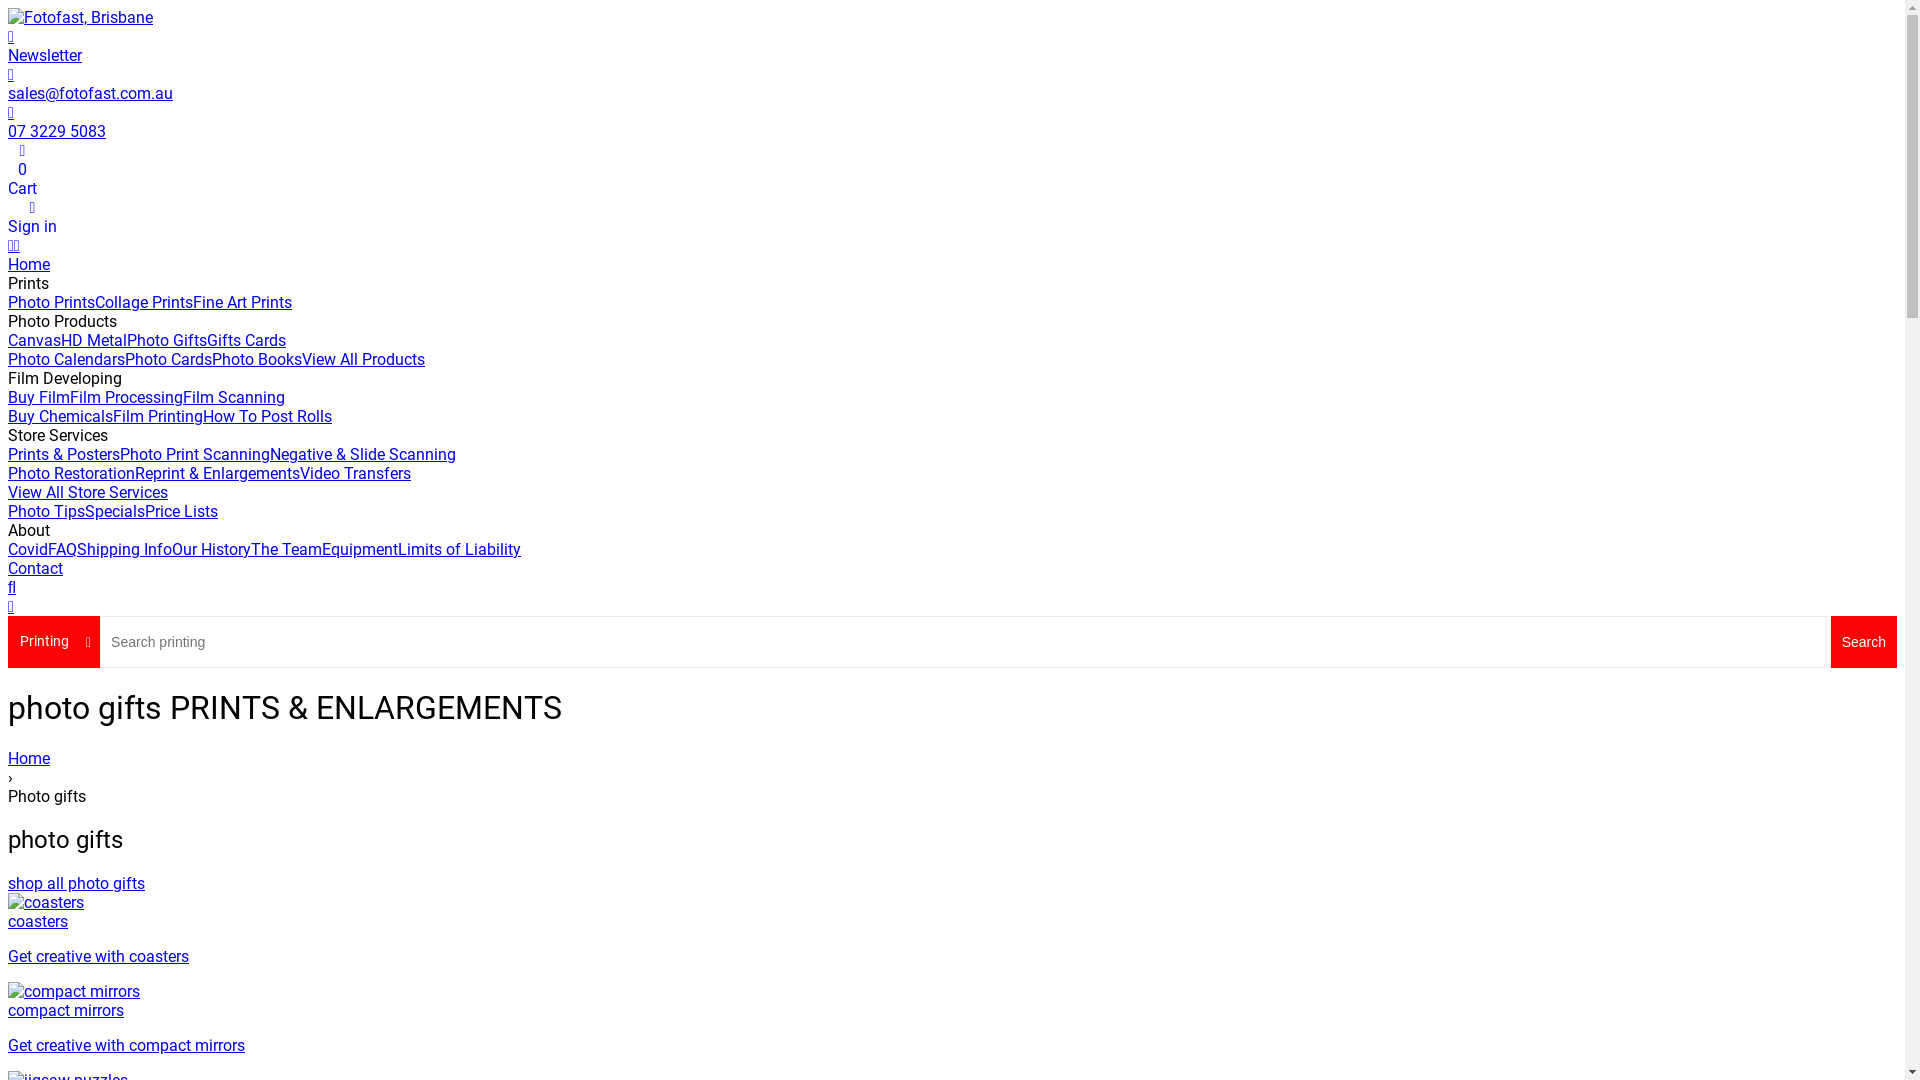 Image resolution: width=1920 pixels, height=1080 pixels. What do you see at coordinates (143, 510) in the screenshot?
I see `'Price Lists'` at bounding box center [143, 510].